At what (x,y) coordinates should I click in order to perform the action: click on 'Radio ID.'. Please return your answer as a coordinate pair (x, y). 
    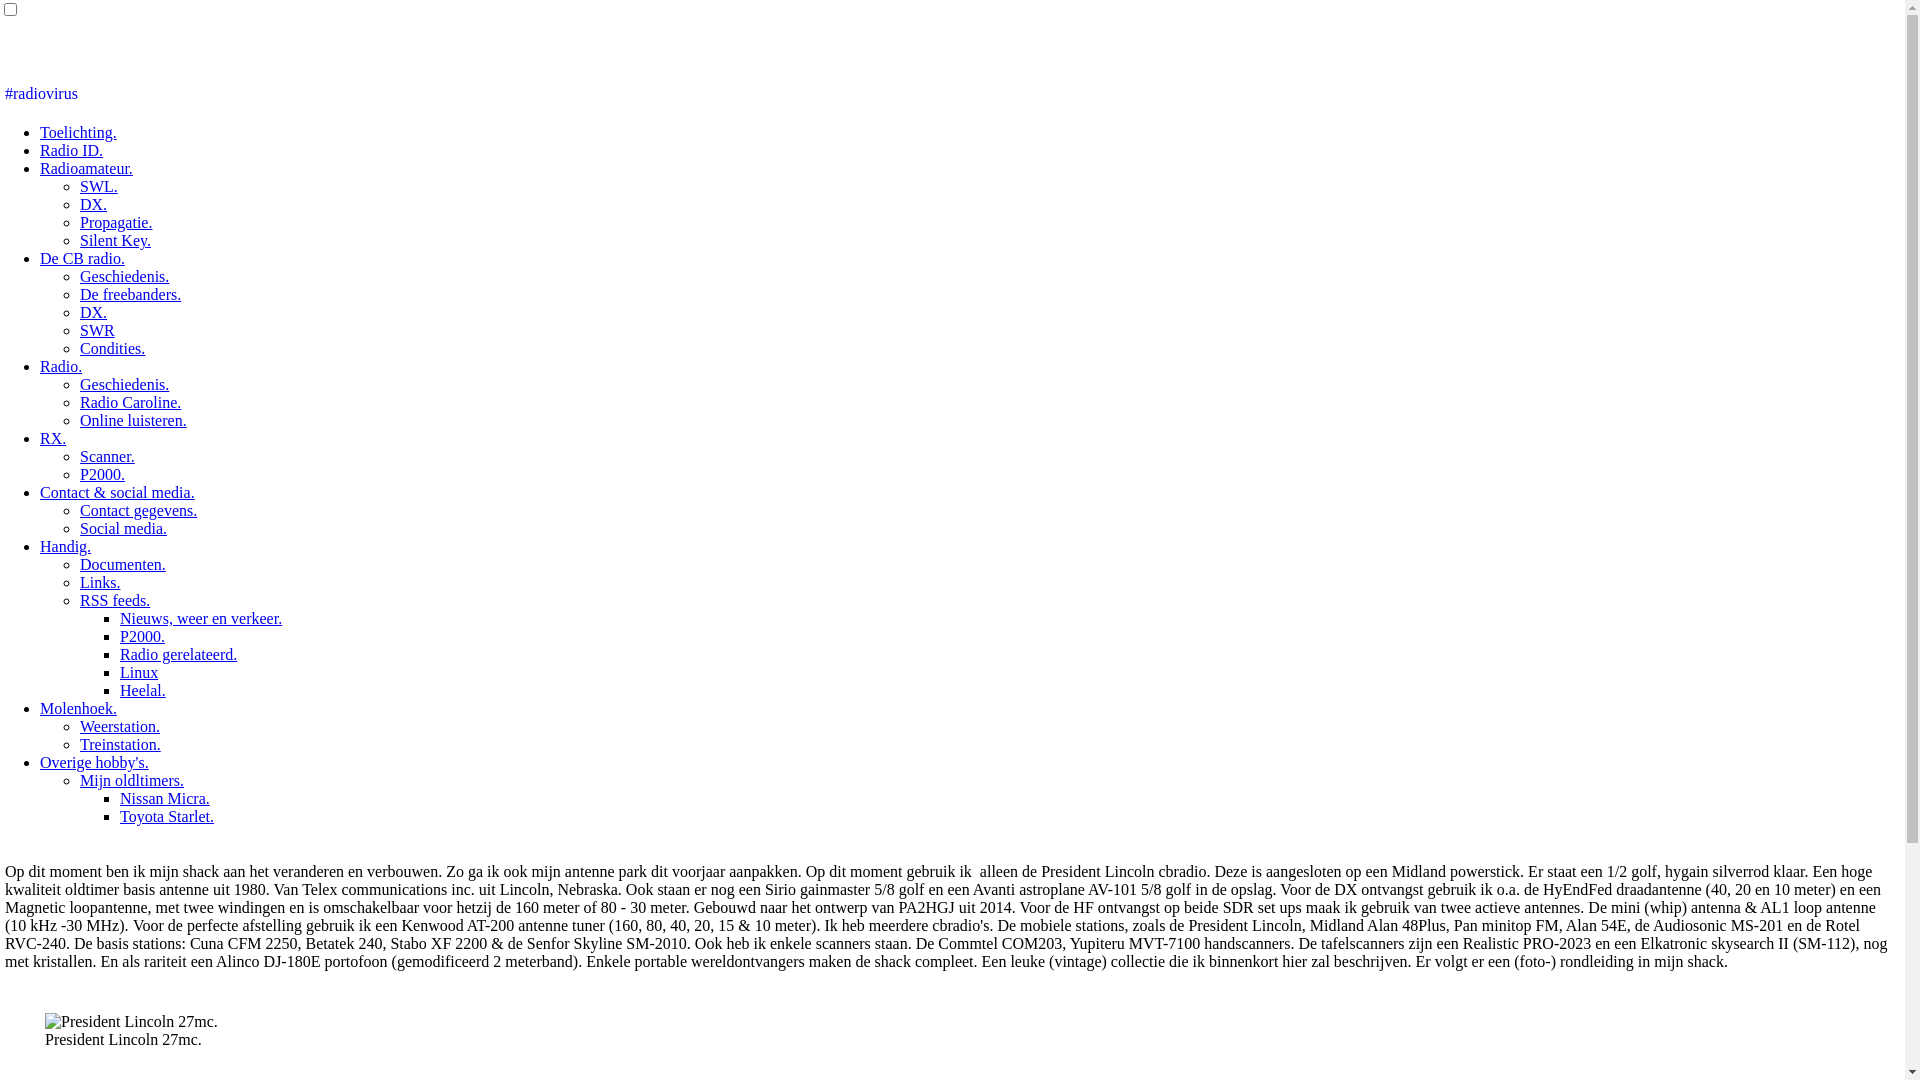
    Looking at the image, I should click on (71, 149).